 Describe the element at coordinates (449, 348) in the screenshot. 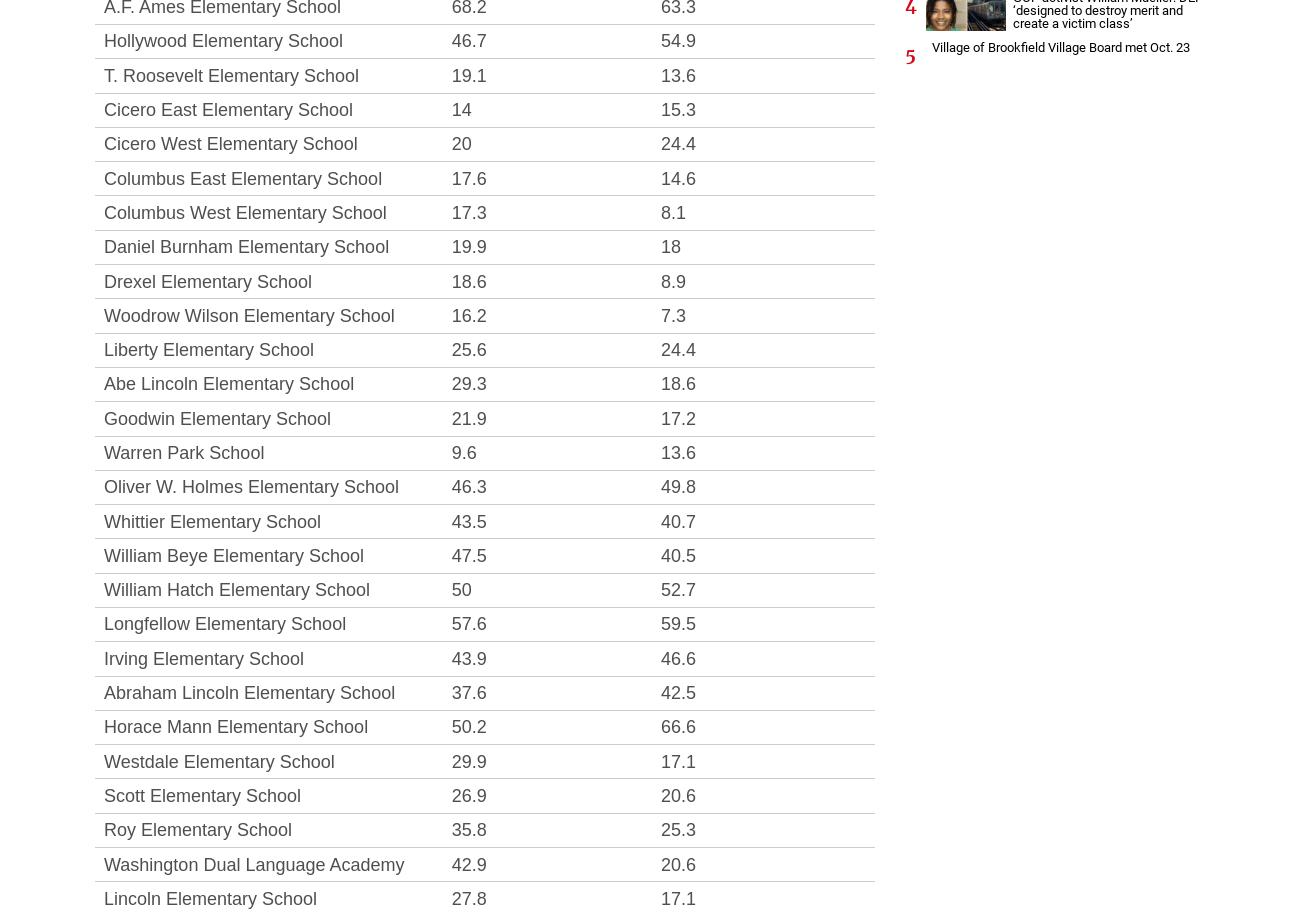

I see `'25.6'` at that location.